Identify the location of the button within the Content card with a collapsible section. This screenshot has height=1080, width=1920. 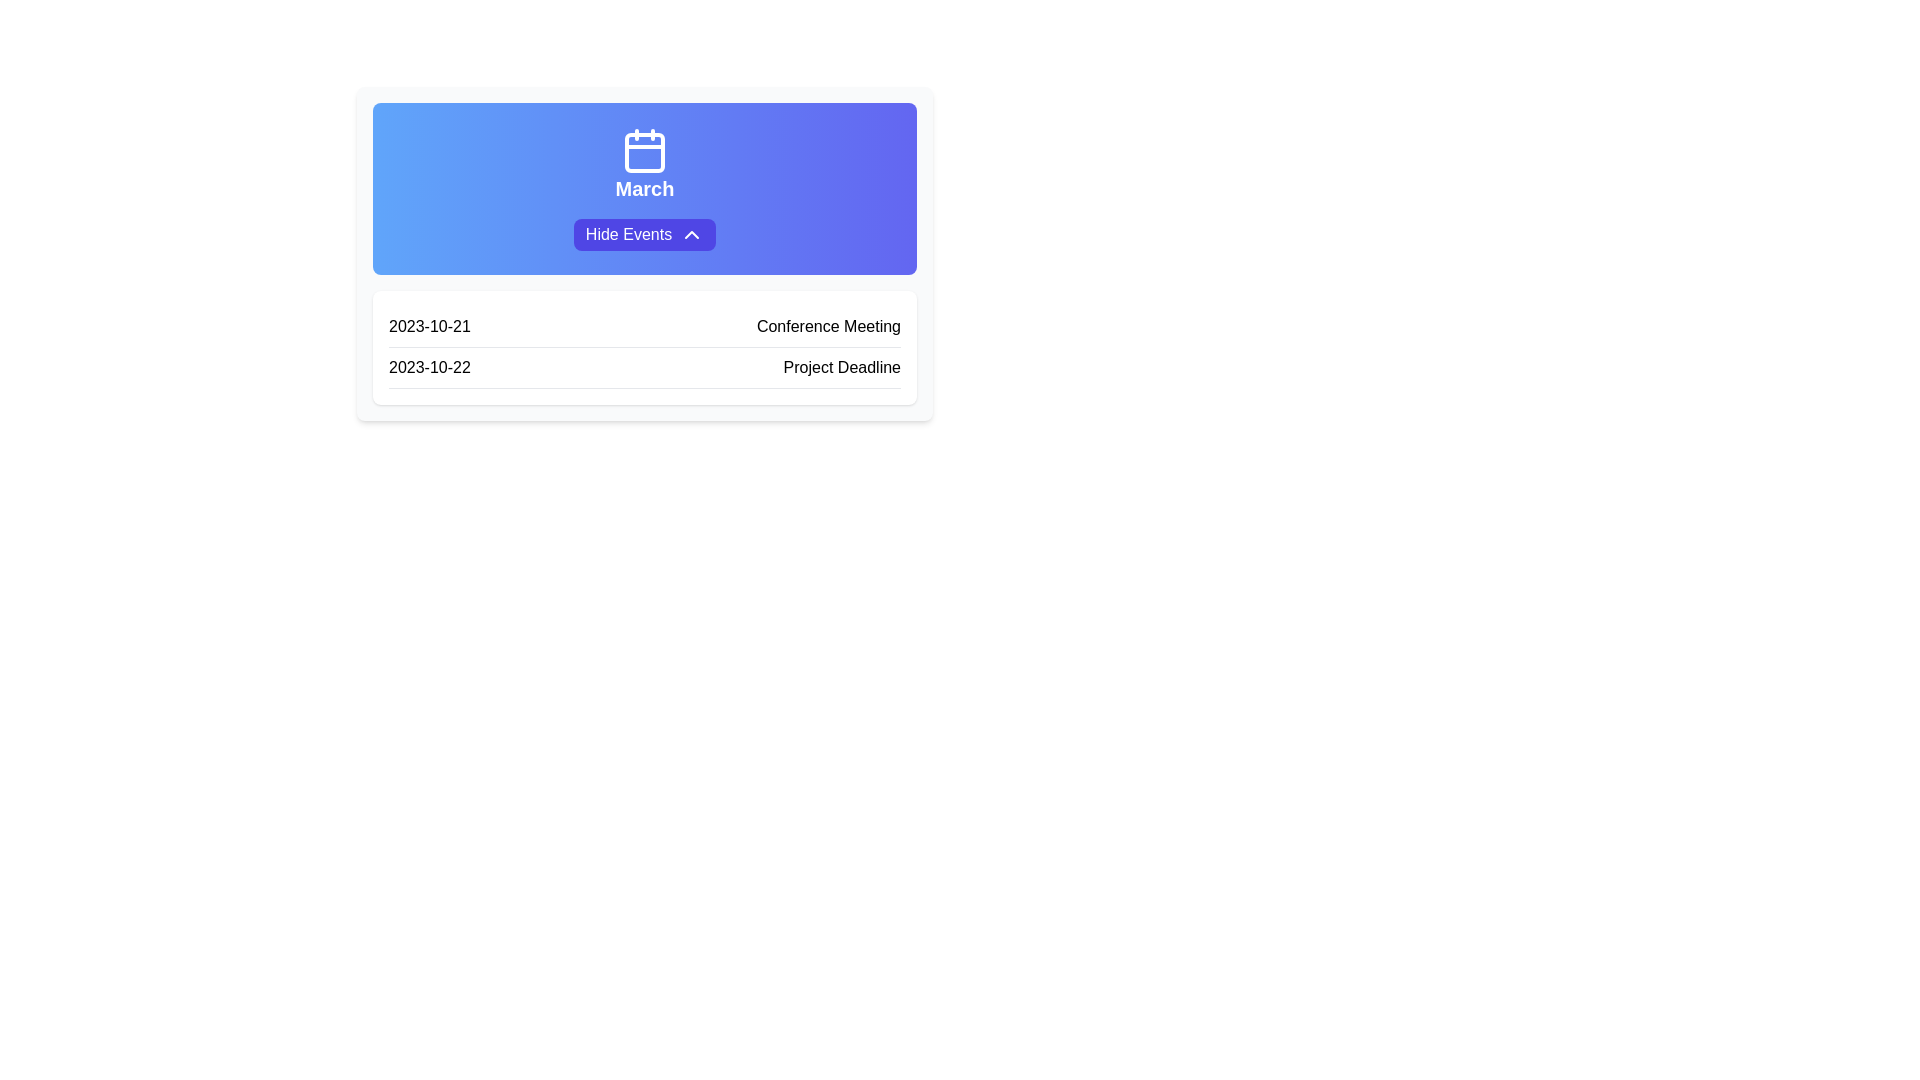
(644, 253).